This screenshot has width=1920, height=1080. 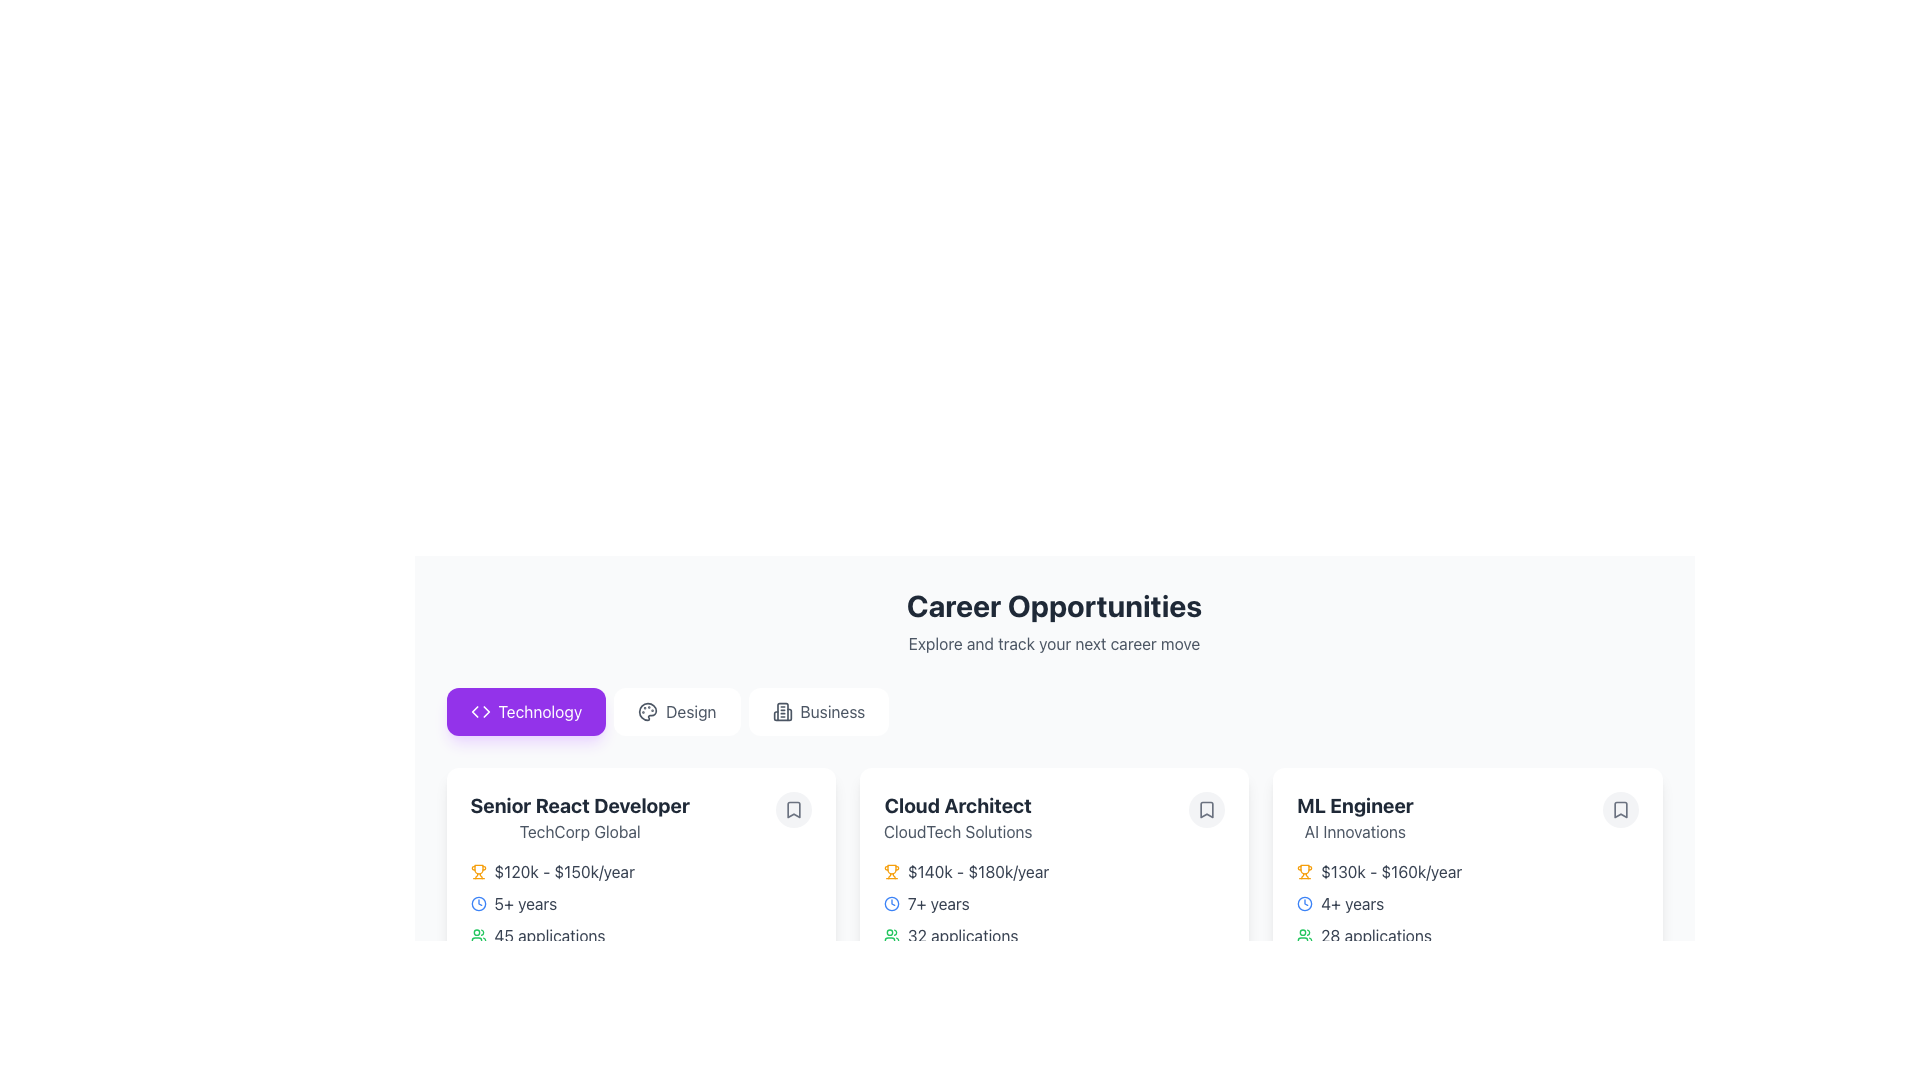 I want to click on the achievement icon representing salary information for the job listing 'Senior React Developer' to inspect its details, so click(x=890, y=868).